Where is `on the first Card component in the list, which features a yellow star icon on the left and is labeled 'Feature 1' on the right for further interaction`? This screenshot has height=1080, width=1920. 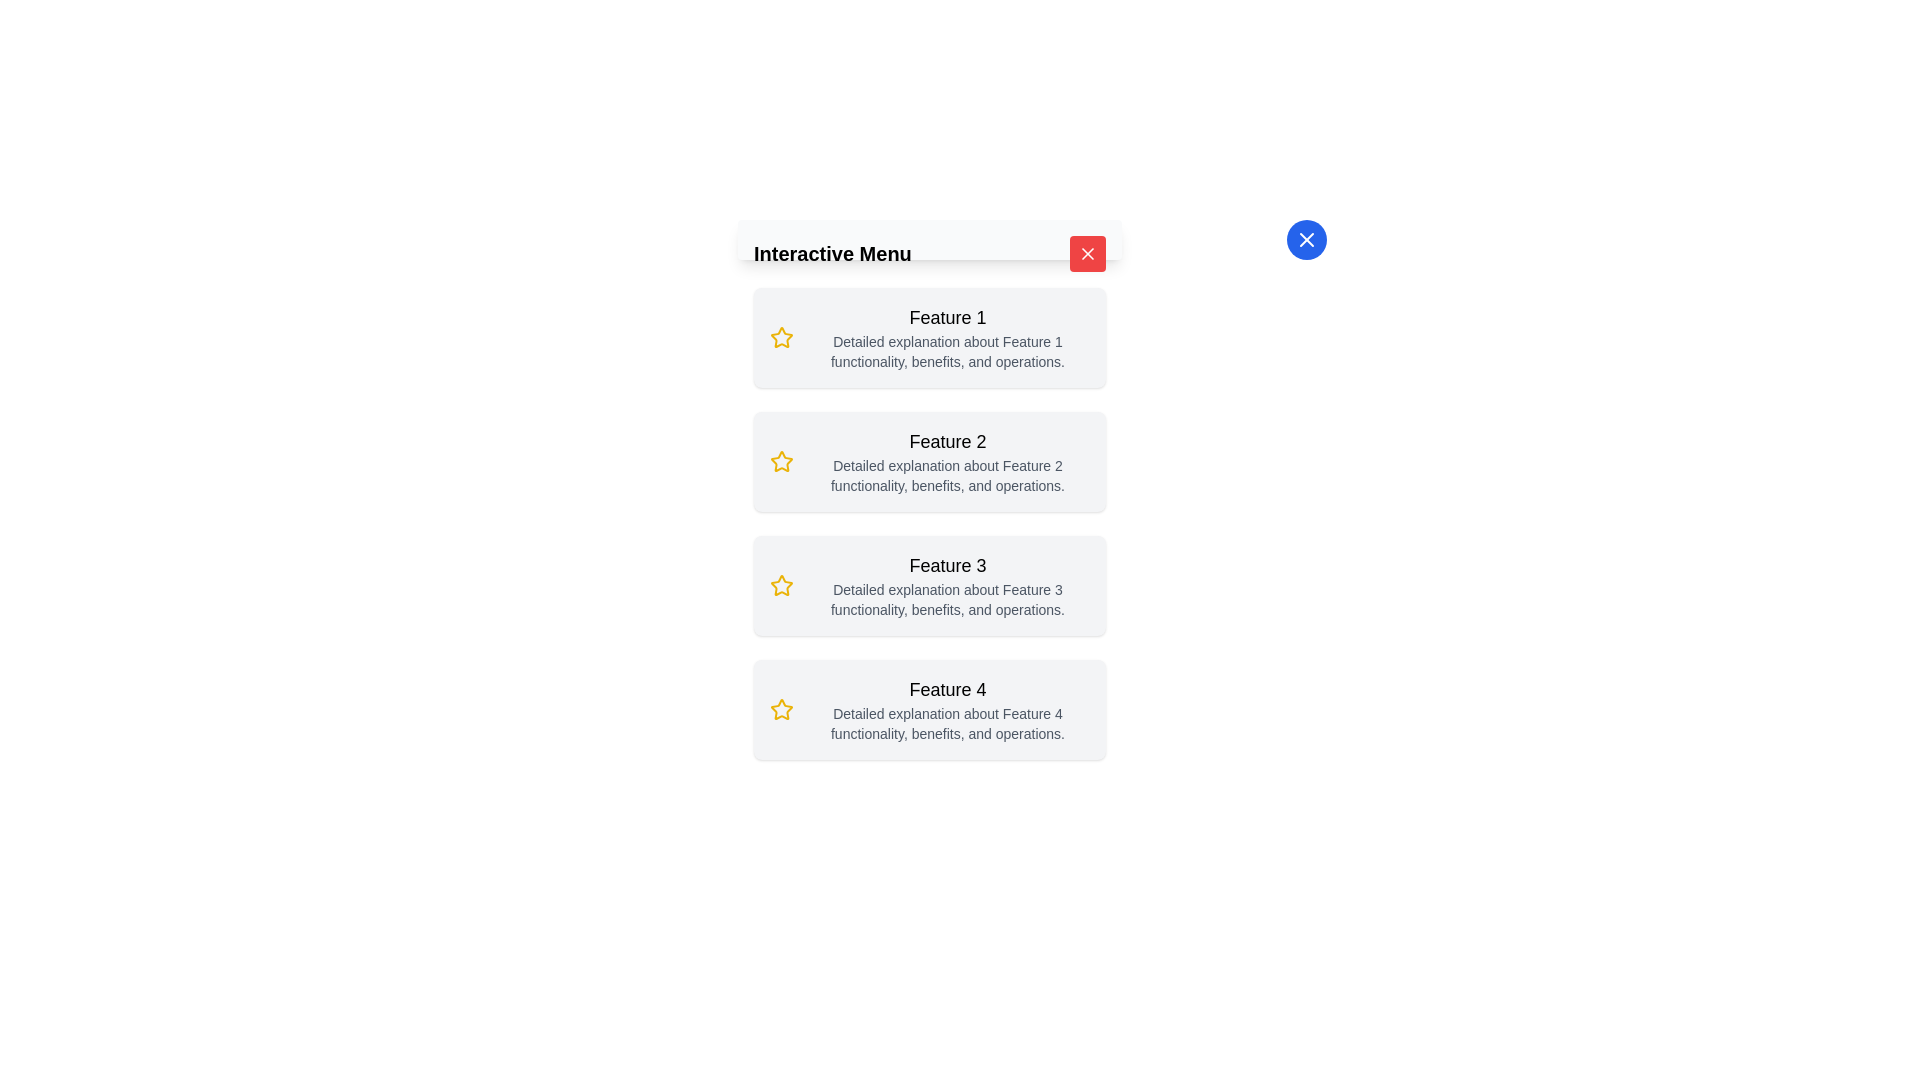 on the first Card component in the list, which features a yellow star icon on the left and is labeled 'Feature 1' on the right for further interaction is located at coordinates (929, 337).